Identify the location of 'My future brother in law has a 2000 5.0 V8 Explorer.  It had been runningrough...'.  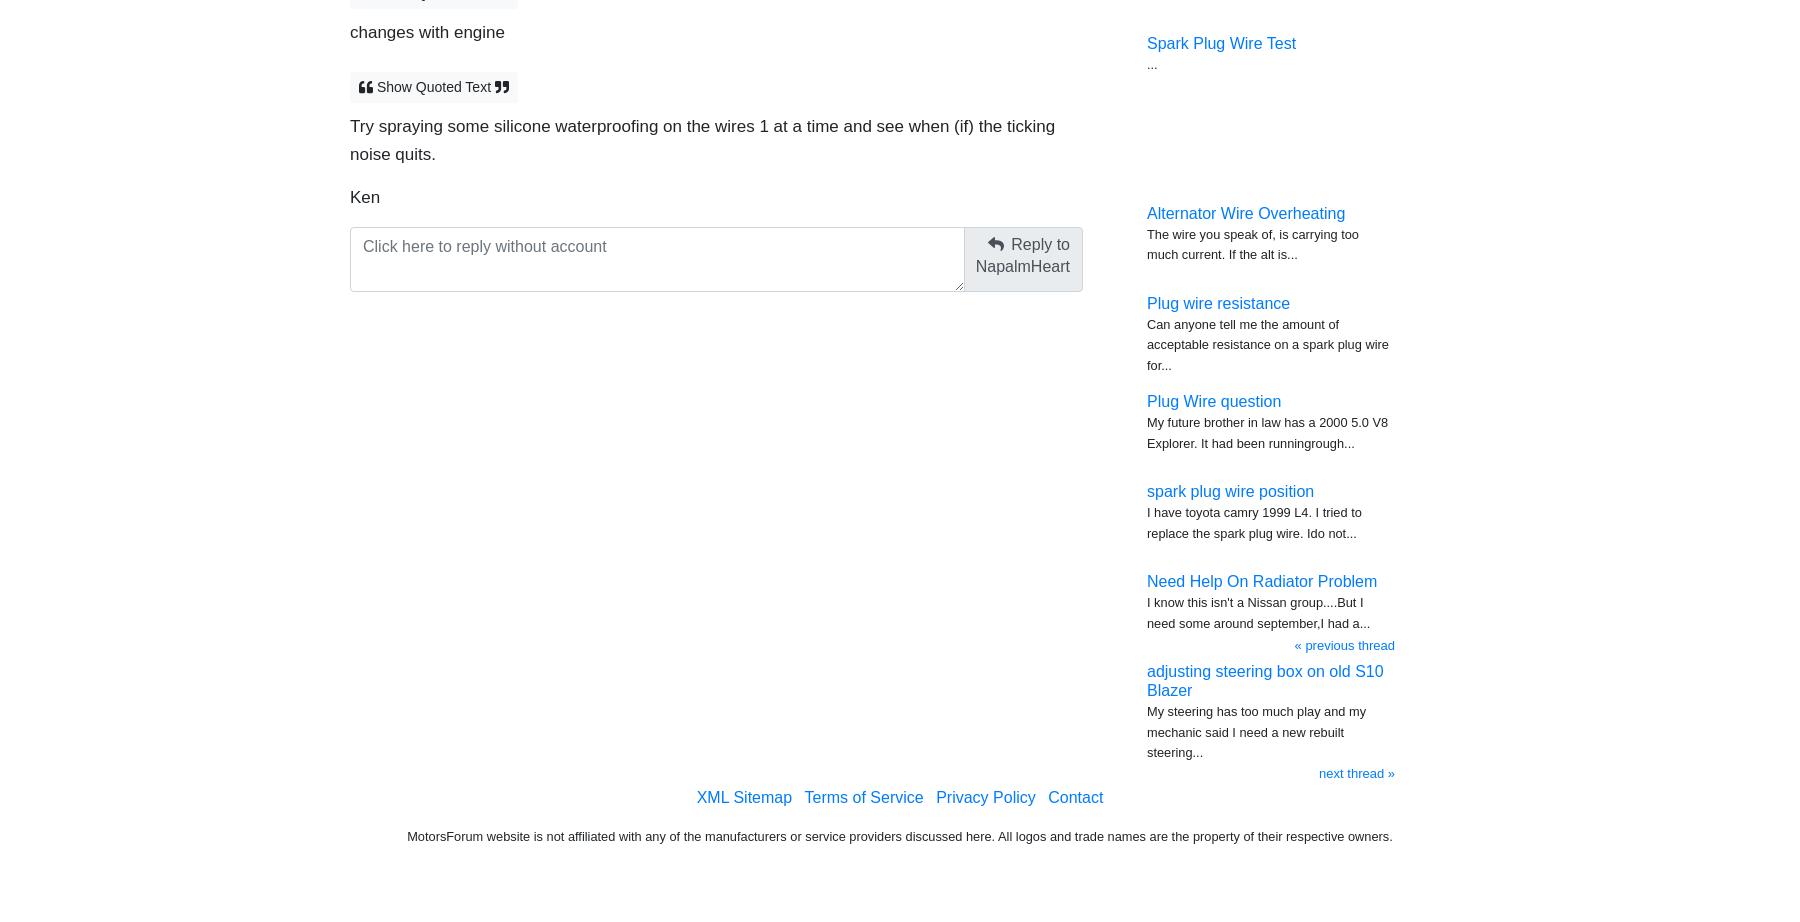
(1267, 431).